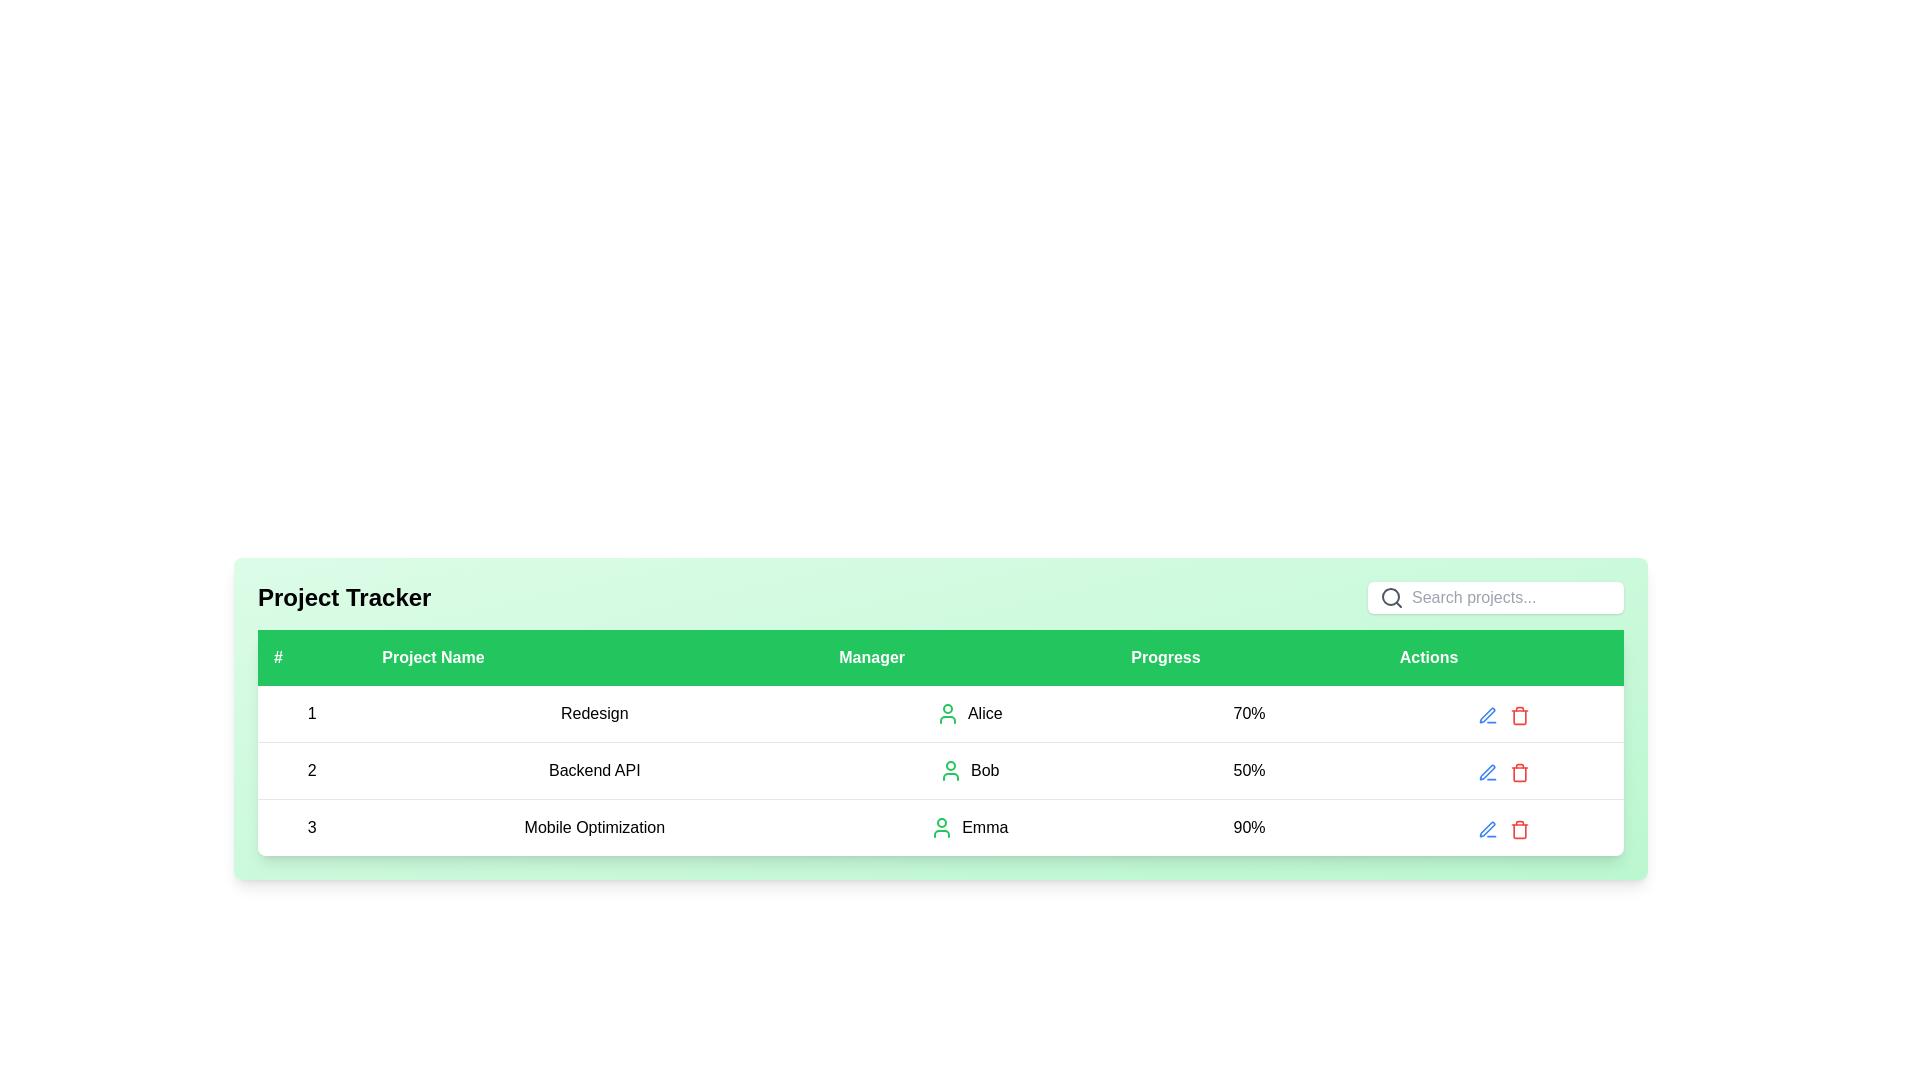 This screenshot has width=1920, height=1080. Describe the element at coordinates (1391, 596) in the screenshot. I see `the search icon located in the header of the data table layout` at that location.